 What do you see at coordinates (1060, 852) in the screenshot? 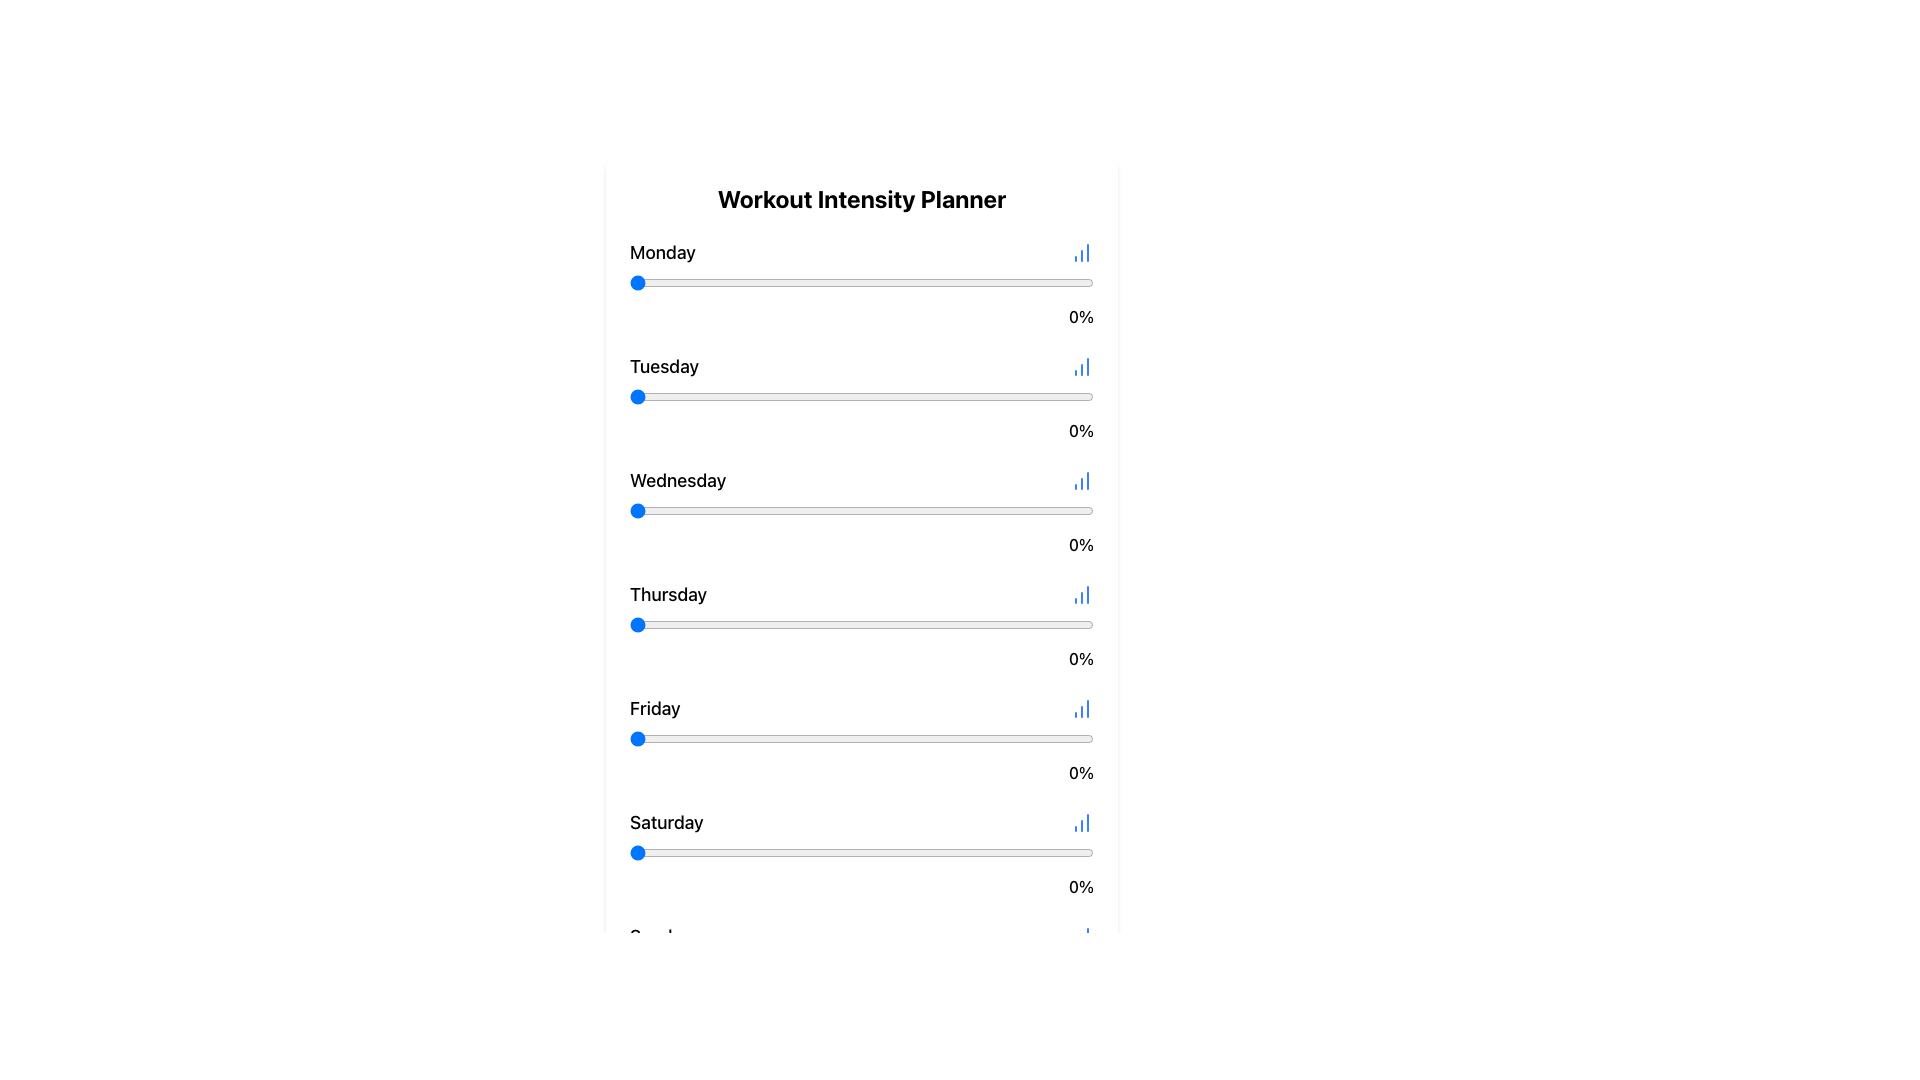
I see `Saturday's workout intensity` at bounding box center [1060, 852].